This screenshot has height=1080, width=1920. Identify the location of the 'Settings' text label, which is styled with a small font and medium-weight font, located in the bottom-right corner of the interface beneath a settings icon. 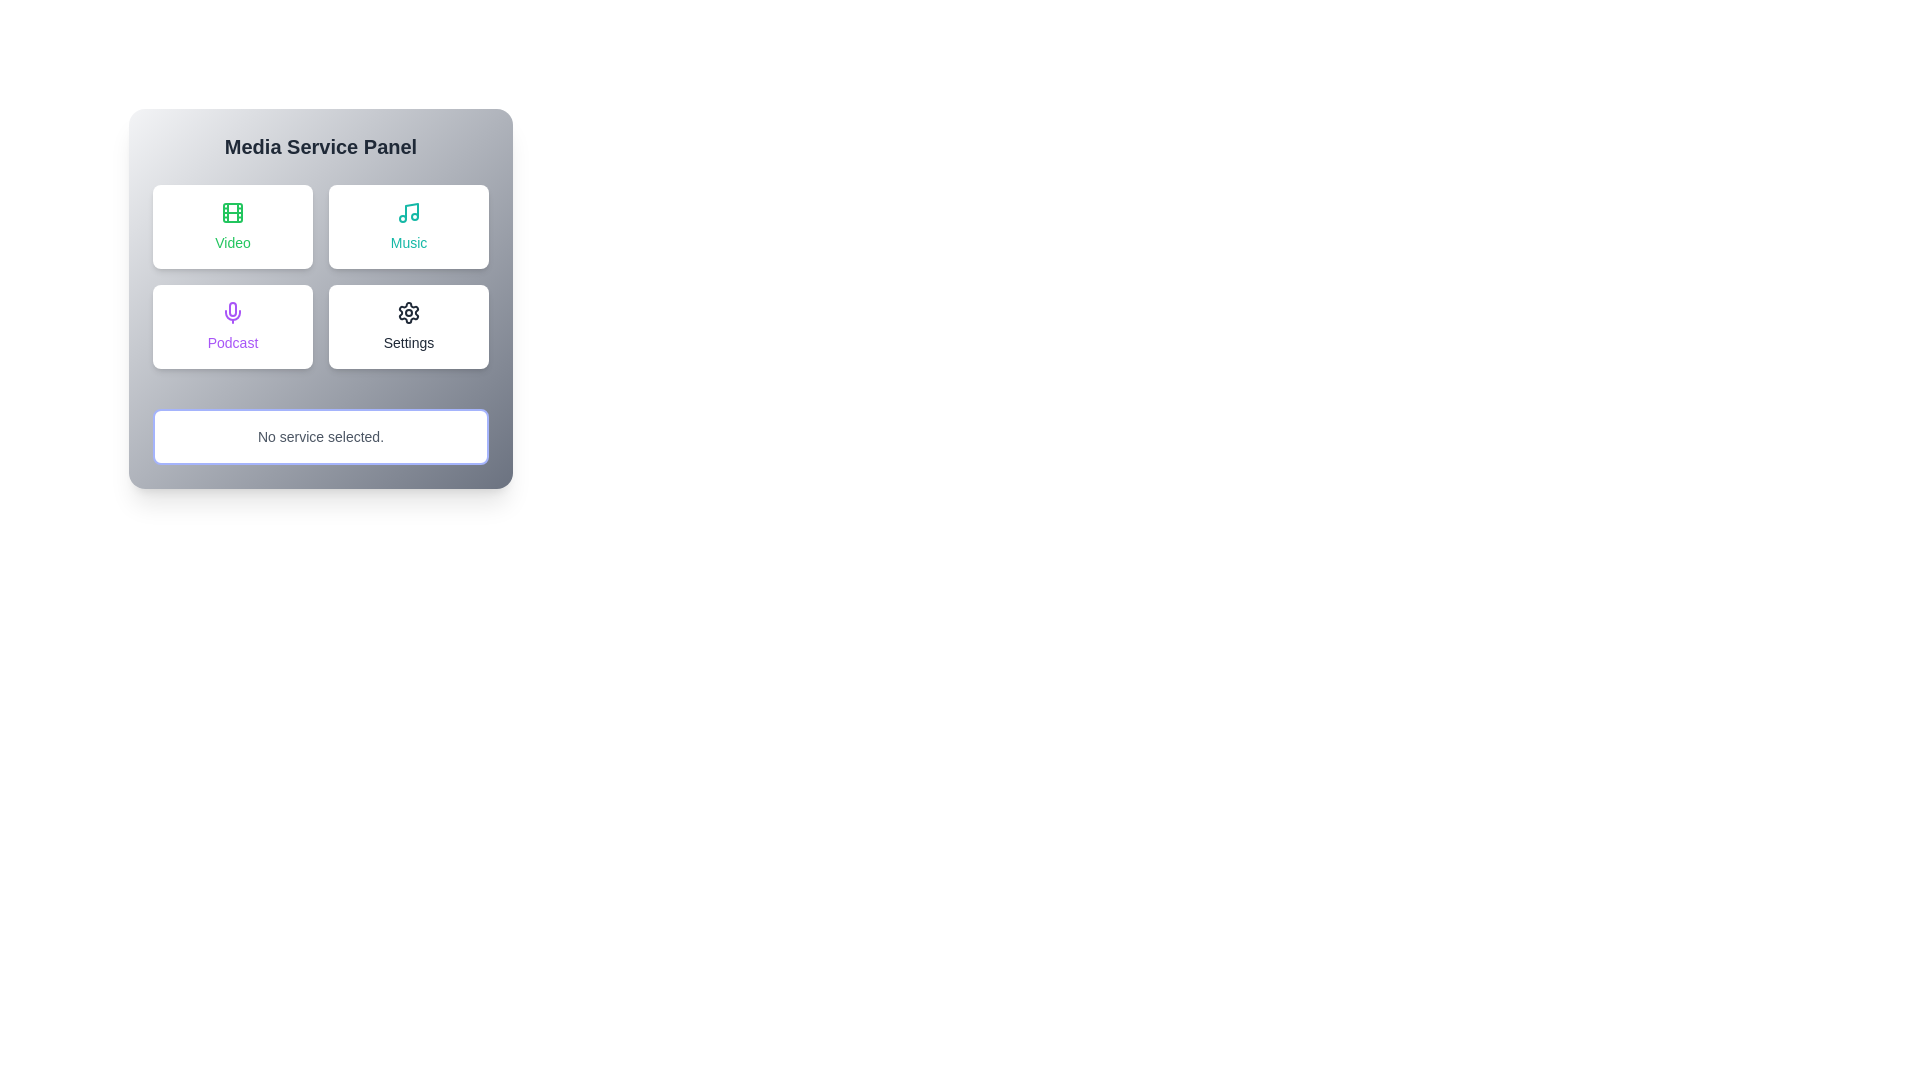
(407, 342).